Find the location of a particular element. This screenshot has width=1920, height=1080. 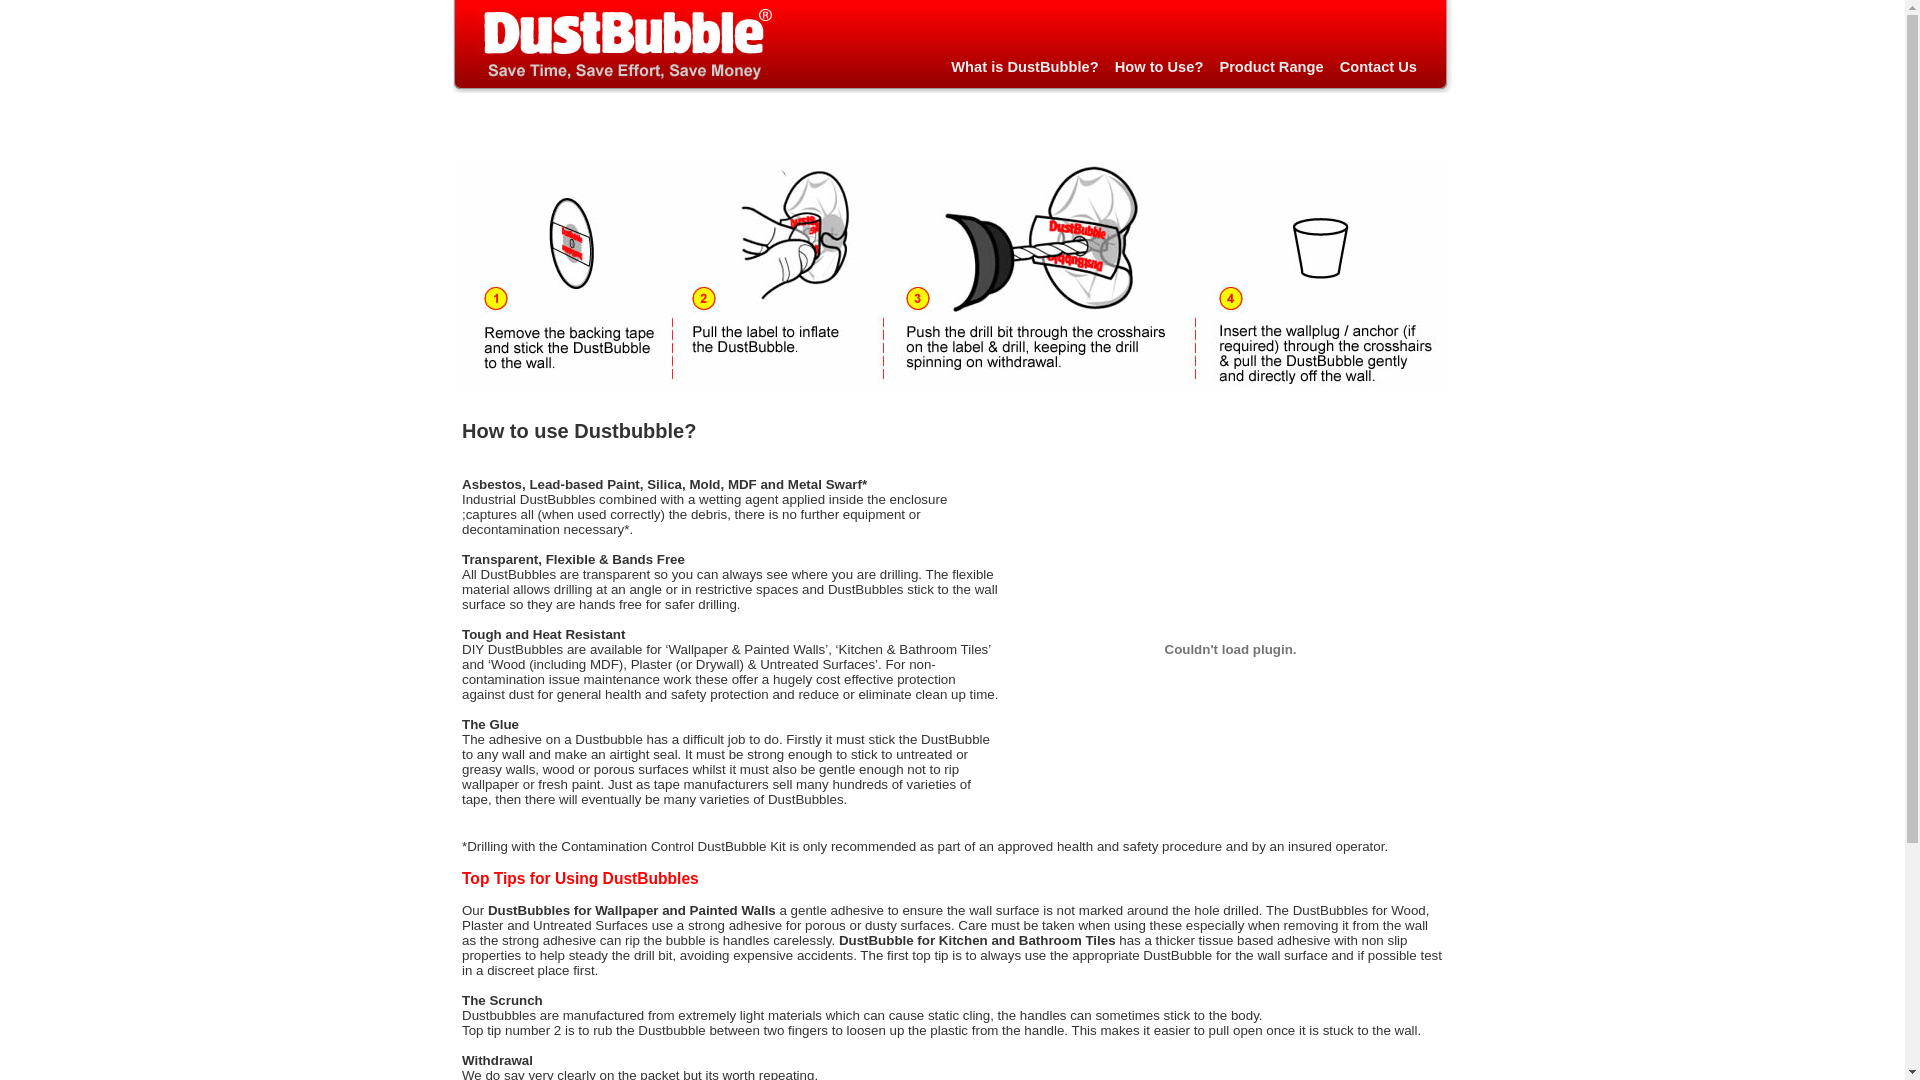

'What is DustBubble?' is located at coordinates (1032, 65).